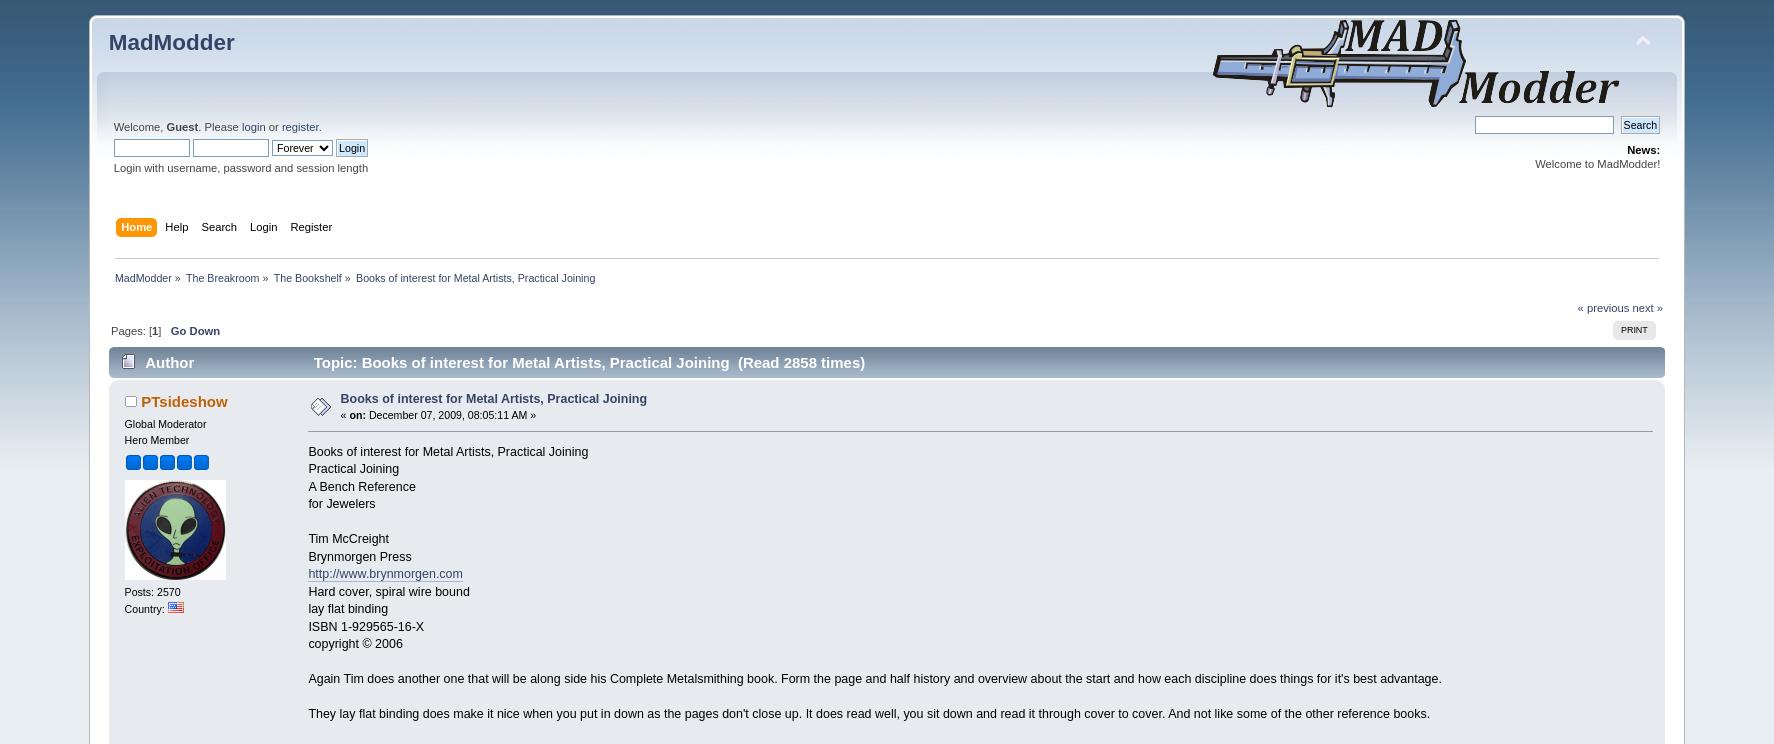 This screenshot has width=1774, height=744. I want to click on 'Posts: 2570', so click(124, 591).